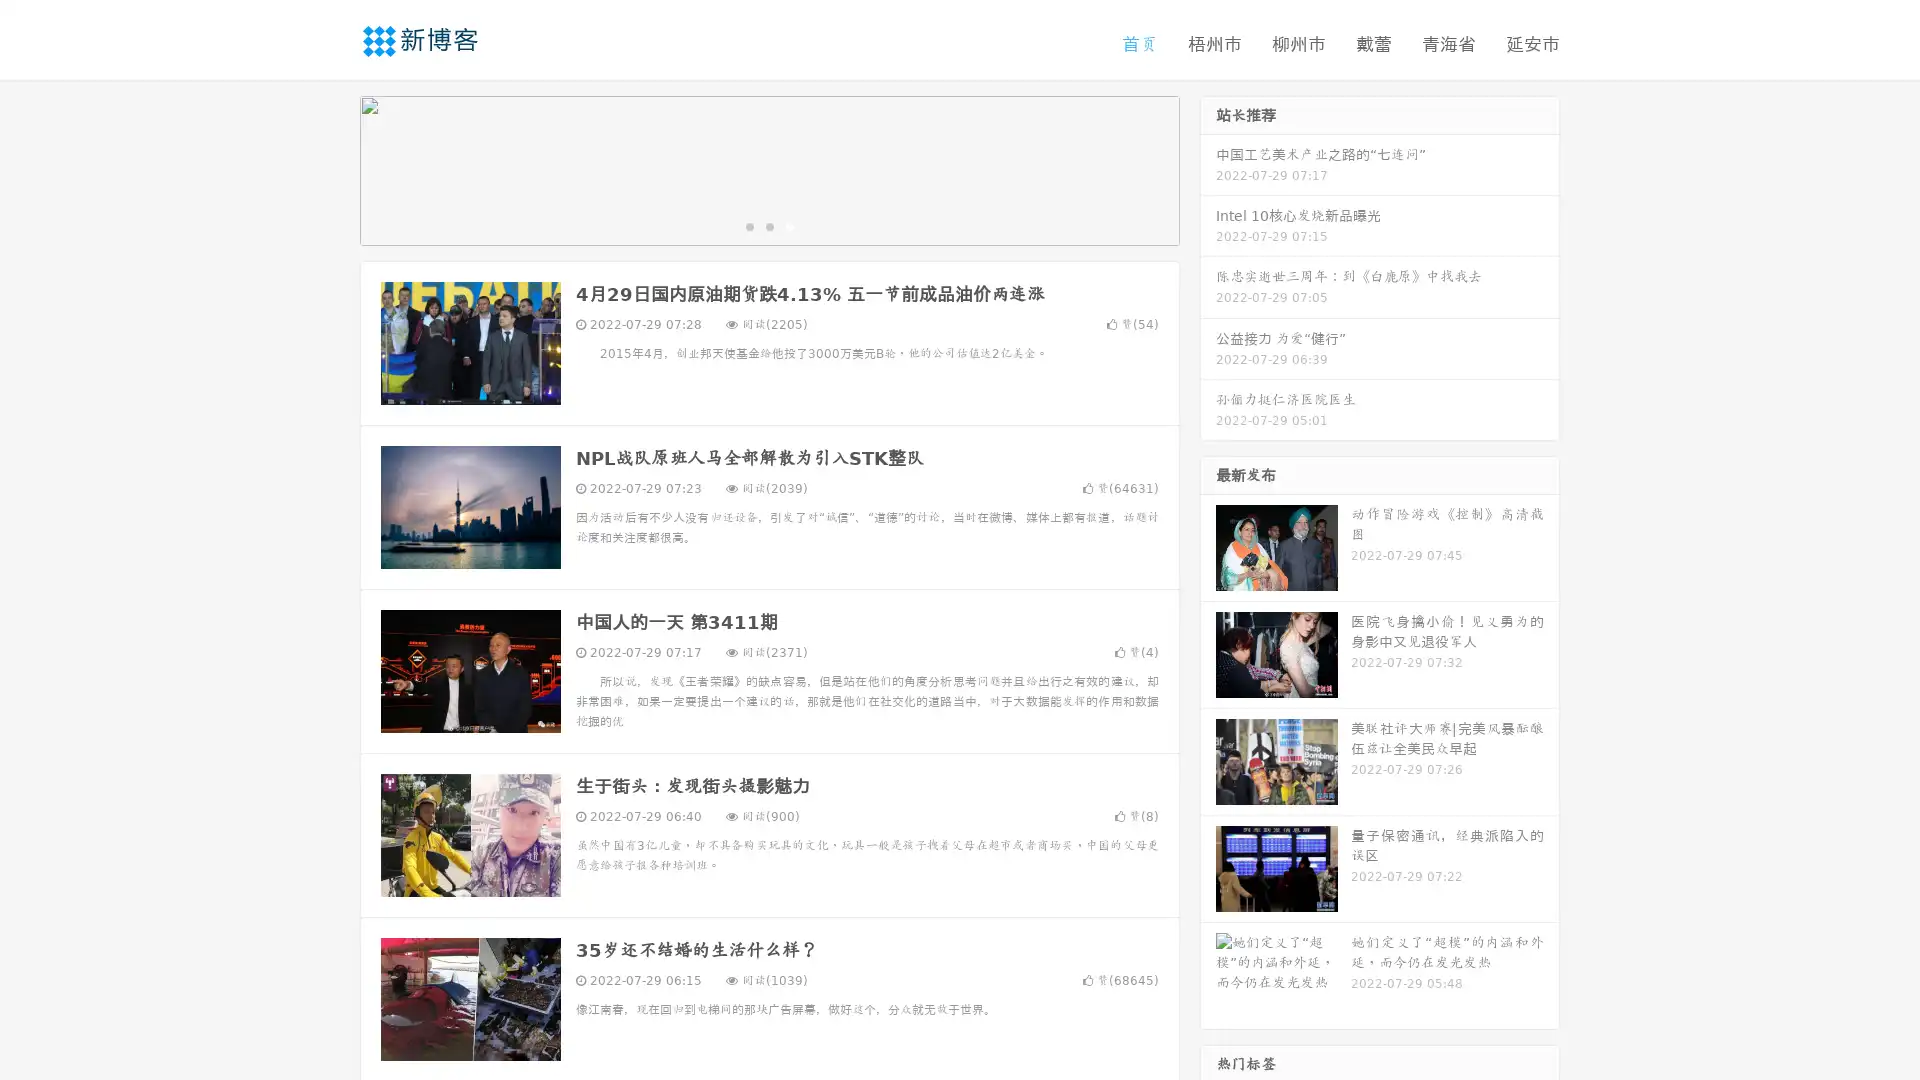 The height and width of the screenshot is (1080, 1920). What do you see at coordinates (330, 168) in the screenshot?
I see `Previous slide` at bounding box center [330, 168].